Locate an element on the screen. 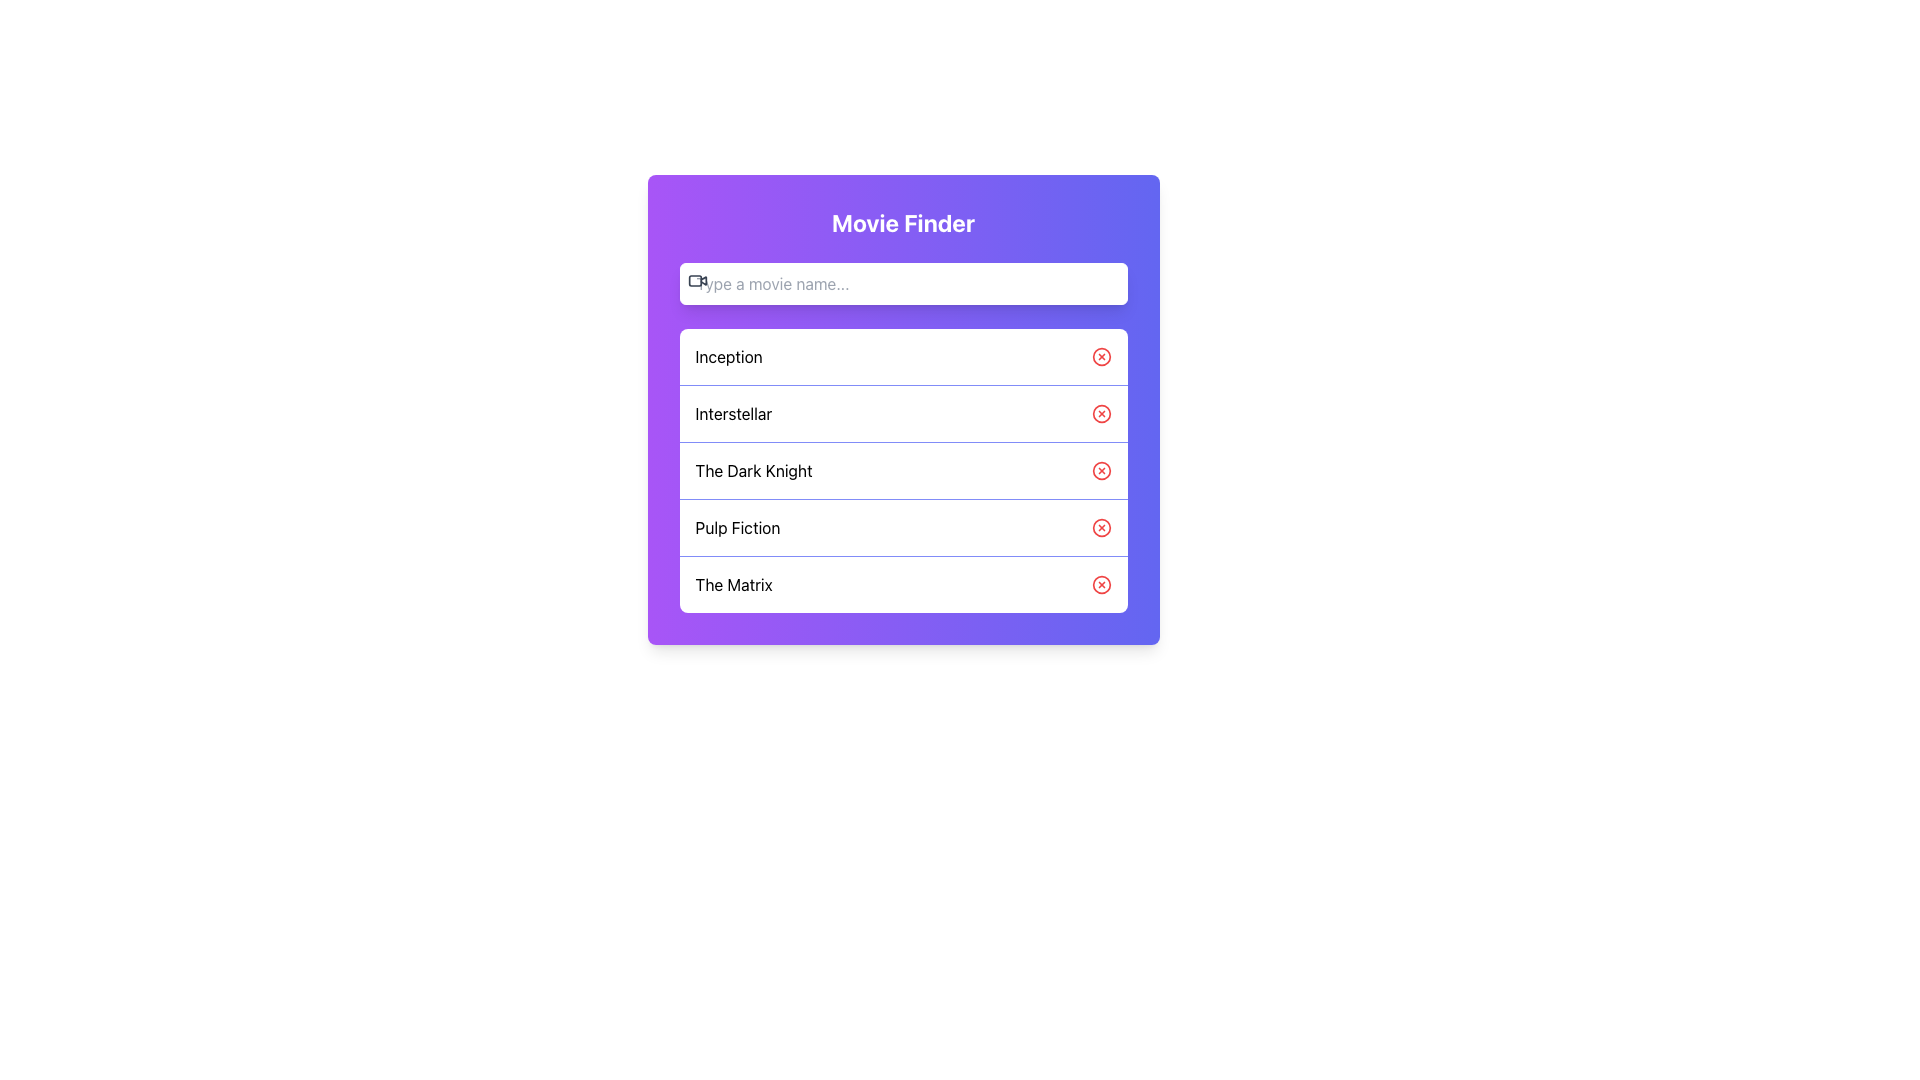  the video-related icon, which is positioned at the top left corner of the input field near the placeholder text 'Type a movie name...' is located at coordinates (697, 281).